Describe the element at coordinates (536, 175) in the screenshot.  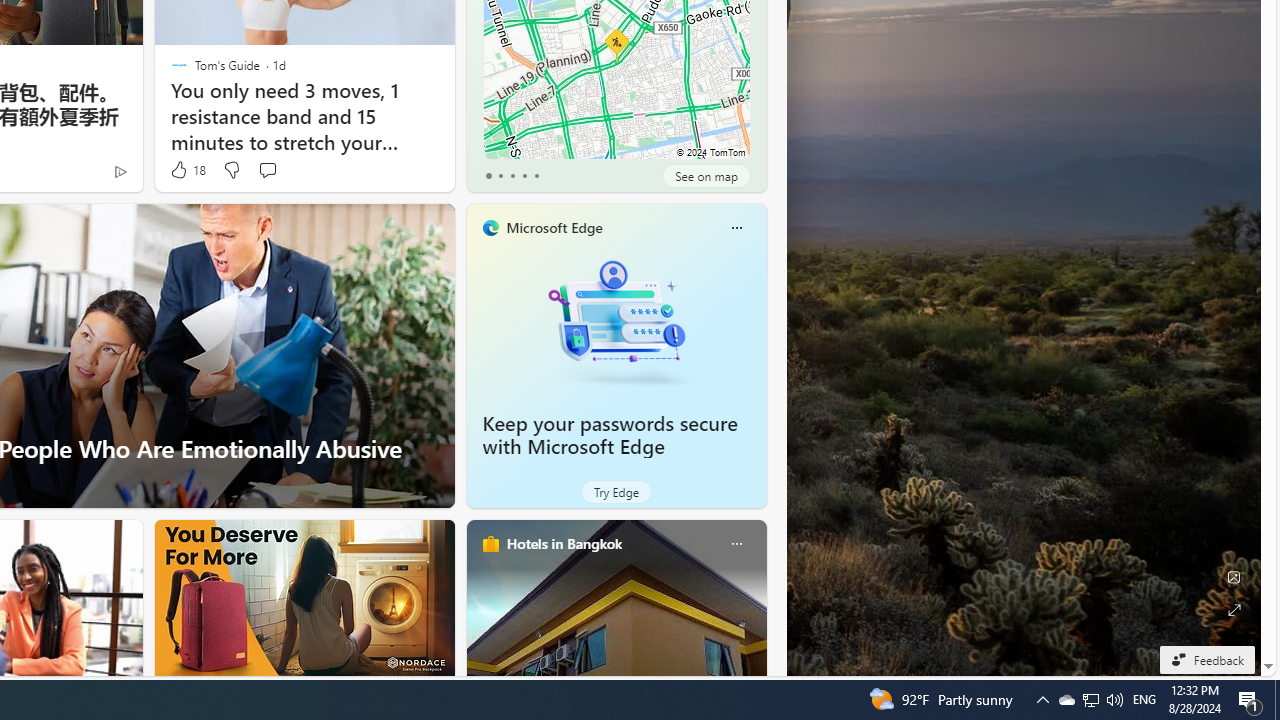
I see `'tab-4'` at that location.